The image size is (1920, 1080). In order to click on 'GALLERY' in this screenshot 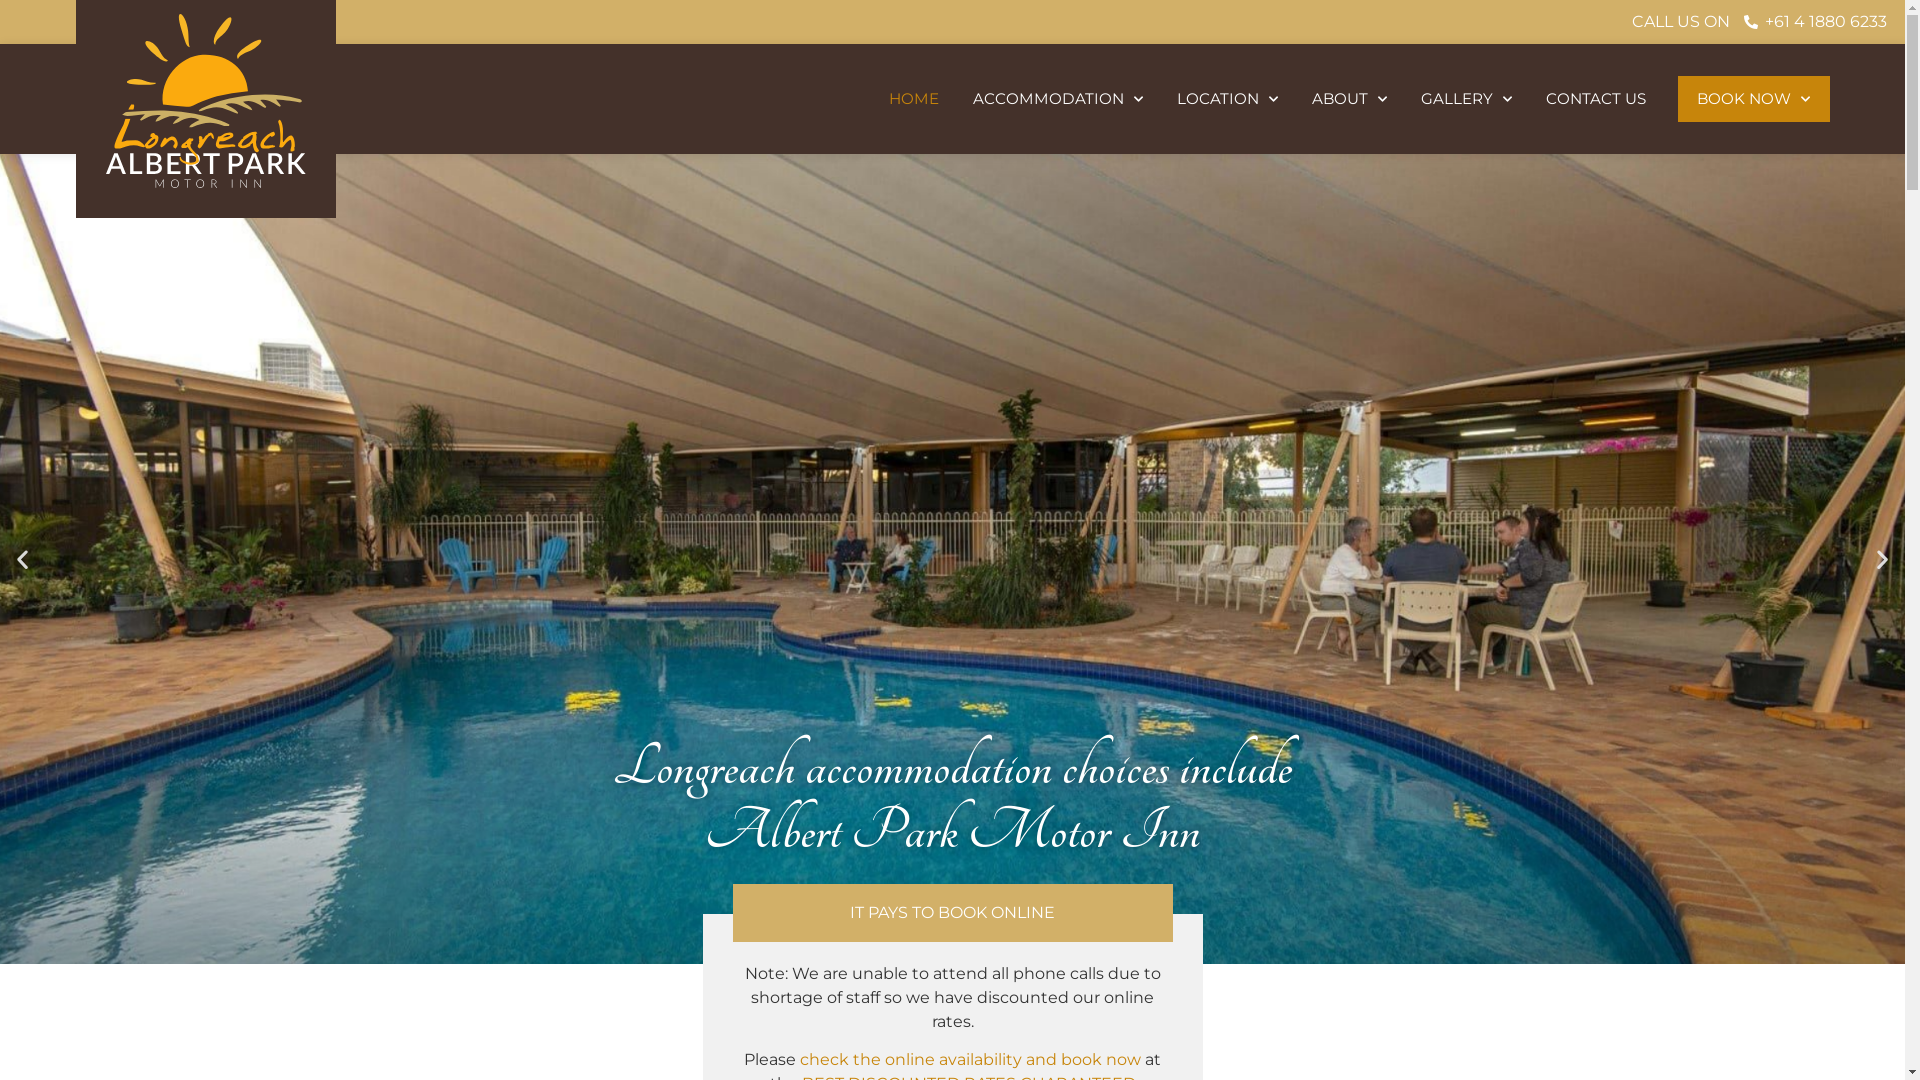, I will do `click(1466, 99)`.